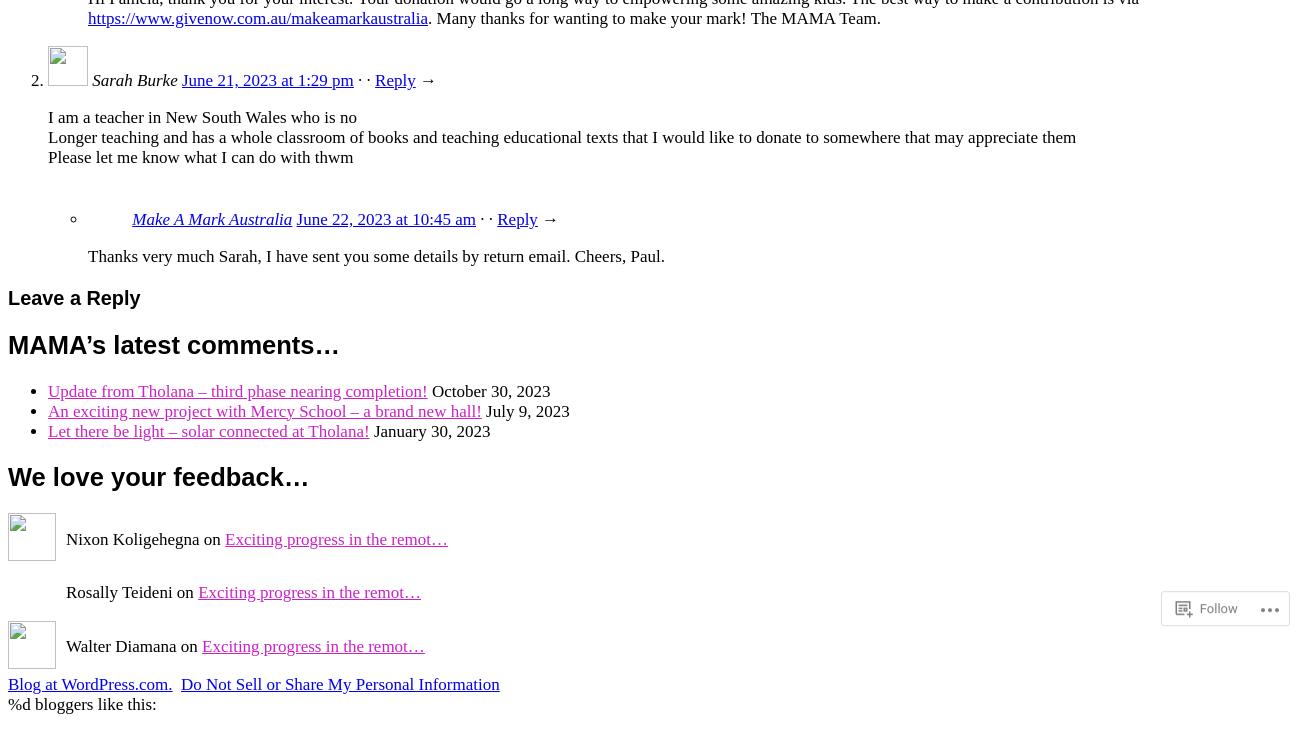 This screenshot has height=730, width=1300. What do you see at coordinates (173, 344) in the screenshot?
I see `'MAMA’s latest comments…'` at bounding box center [173, 344].